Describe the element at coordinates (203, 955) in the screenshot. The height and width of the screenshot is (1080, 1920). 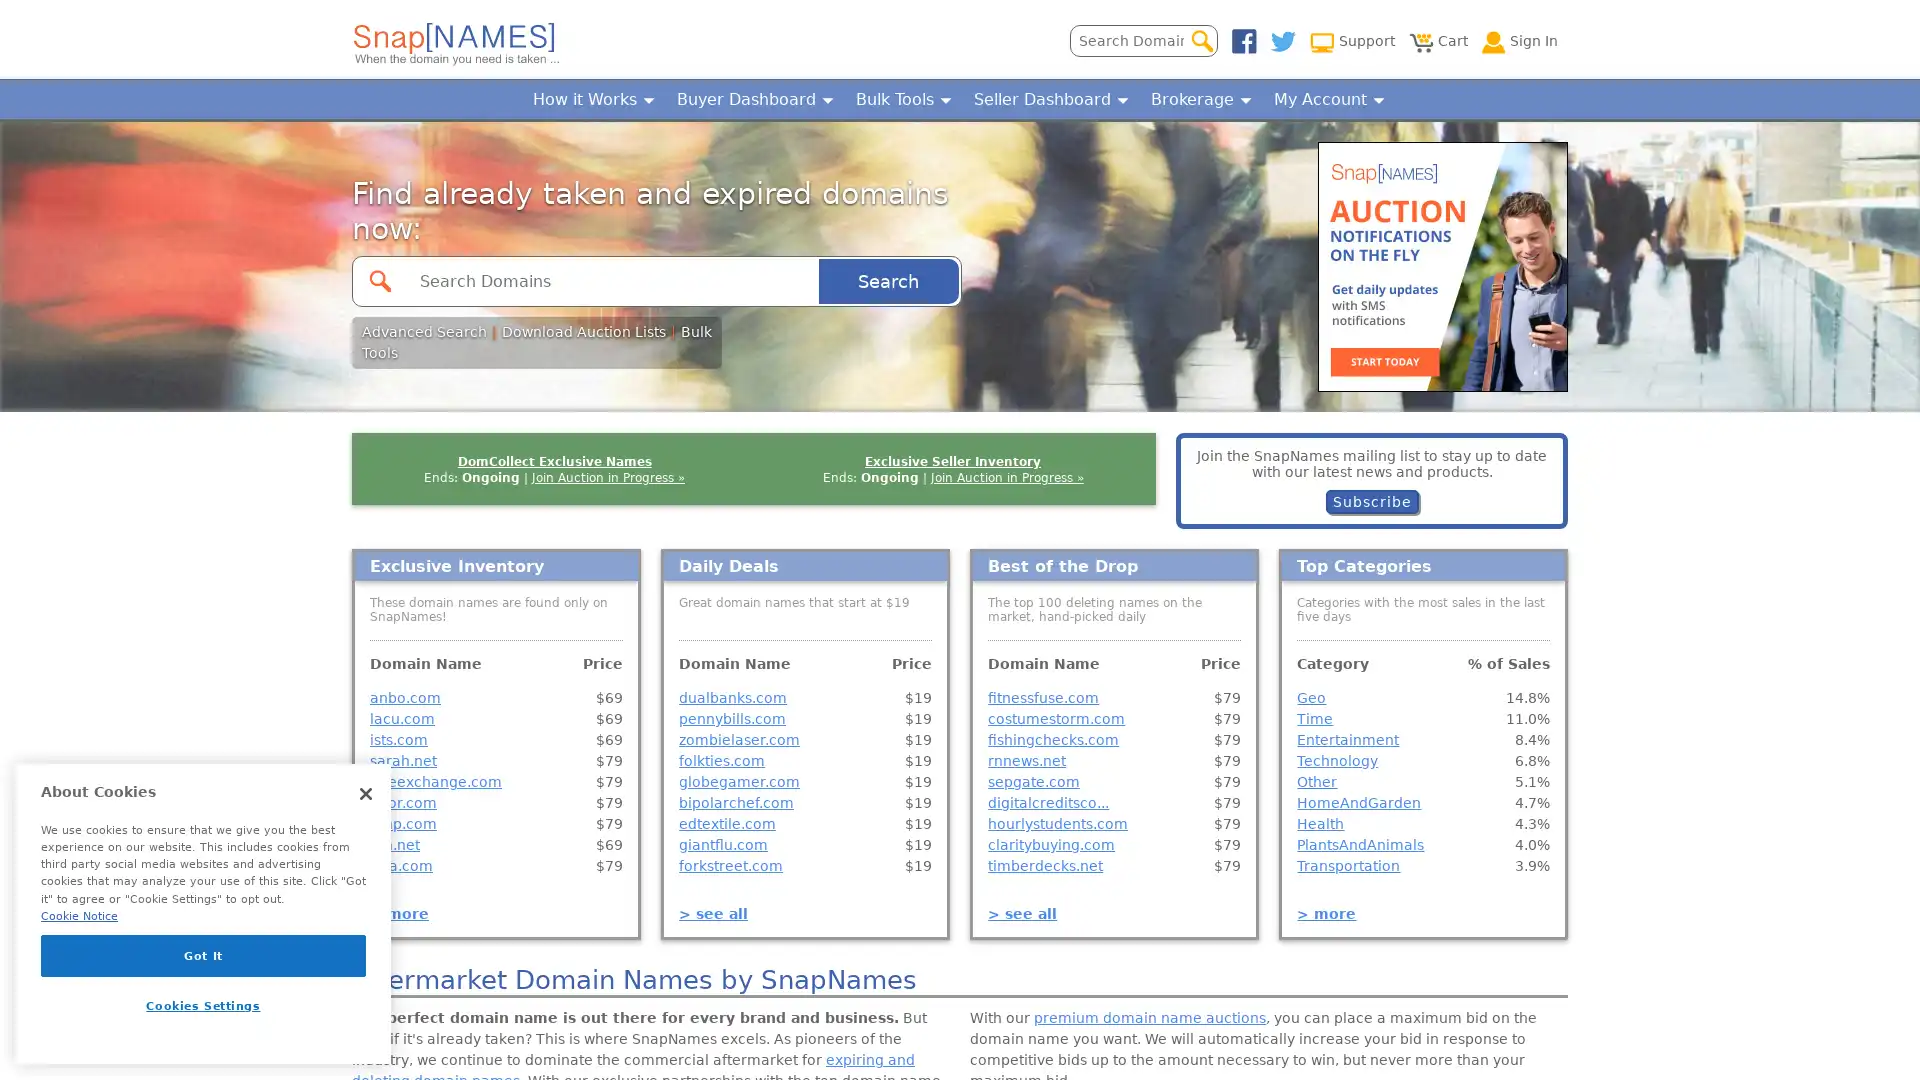
I see `Got It` at that location.